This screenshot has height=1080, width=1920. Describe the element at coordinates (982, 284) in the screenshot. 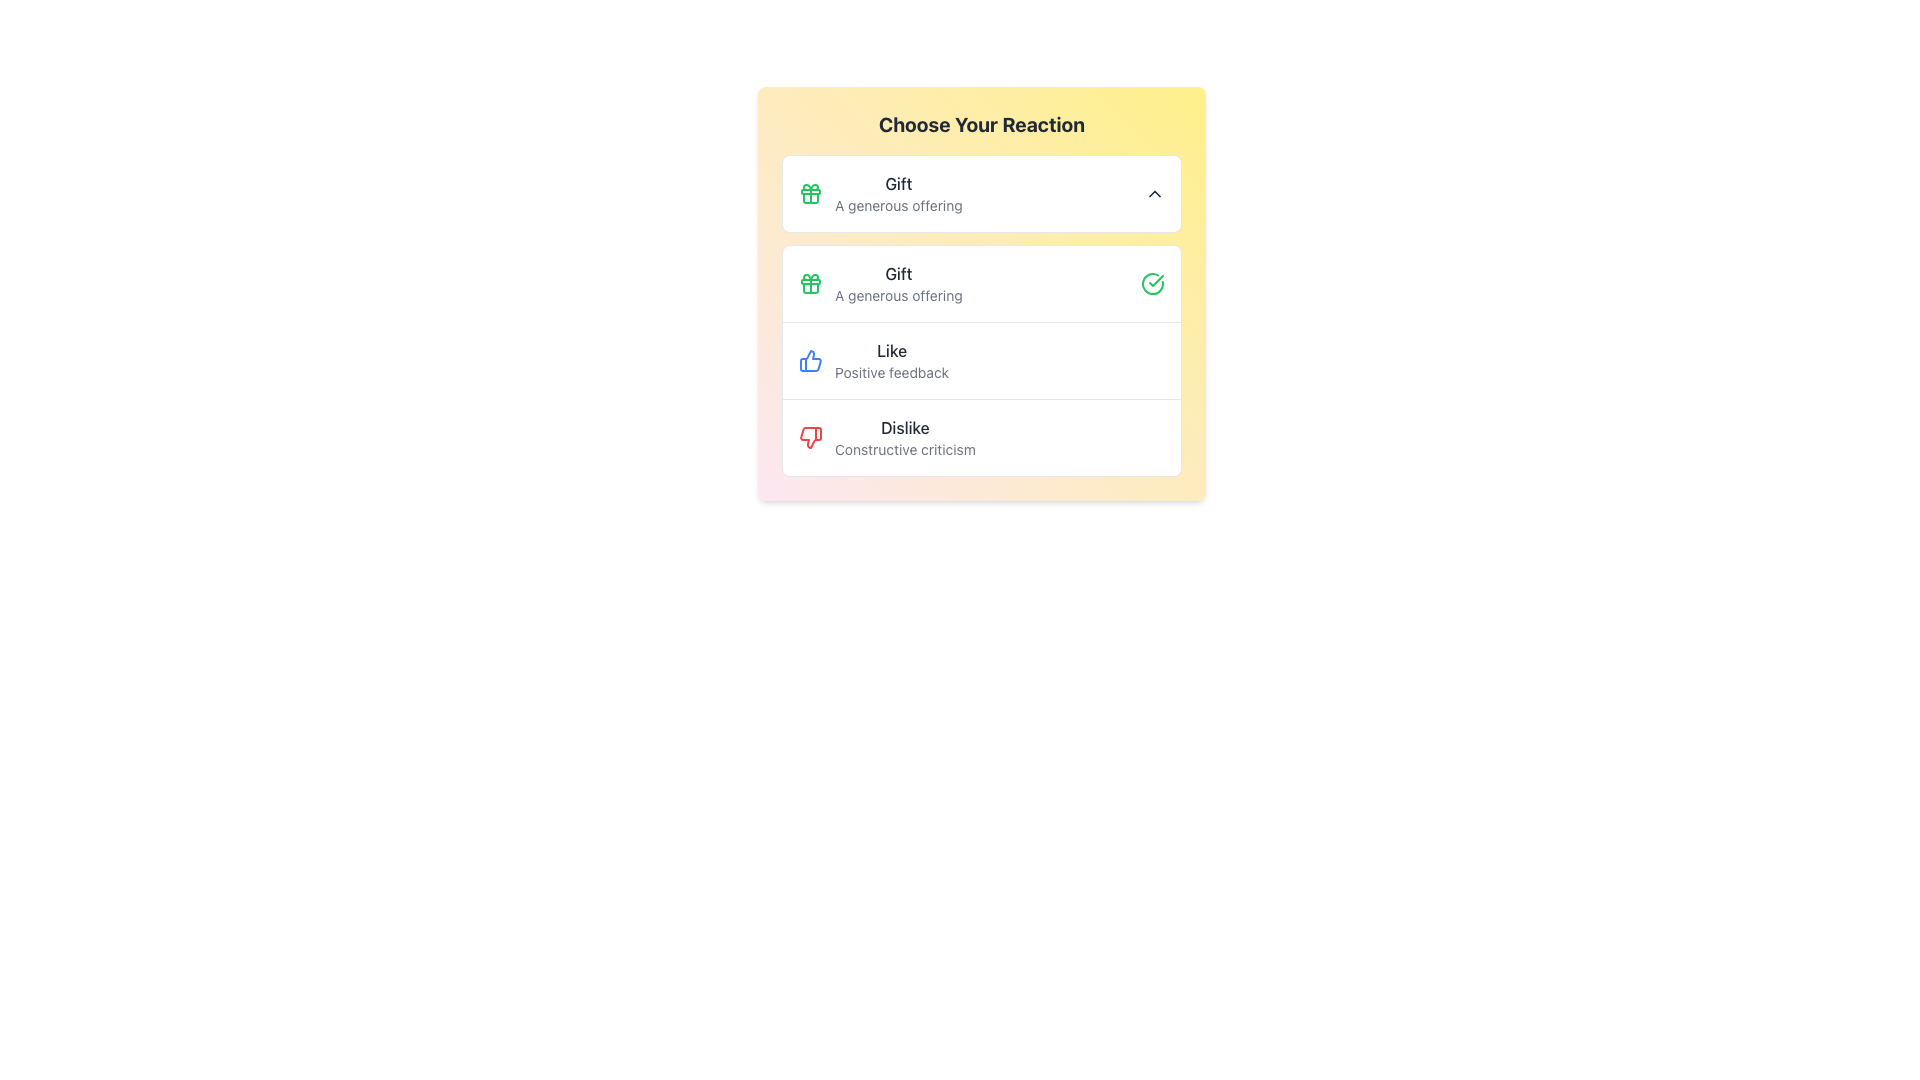

I see `the selectable list item titled 'Gift'` at that location.